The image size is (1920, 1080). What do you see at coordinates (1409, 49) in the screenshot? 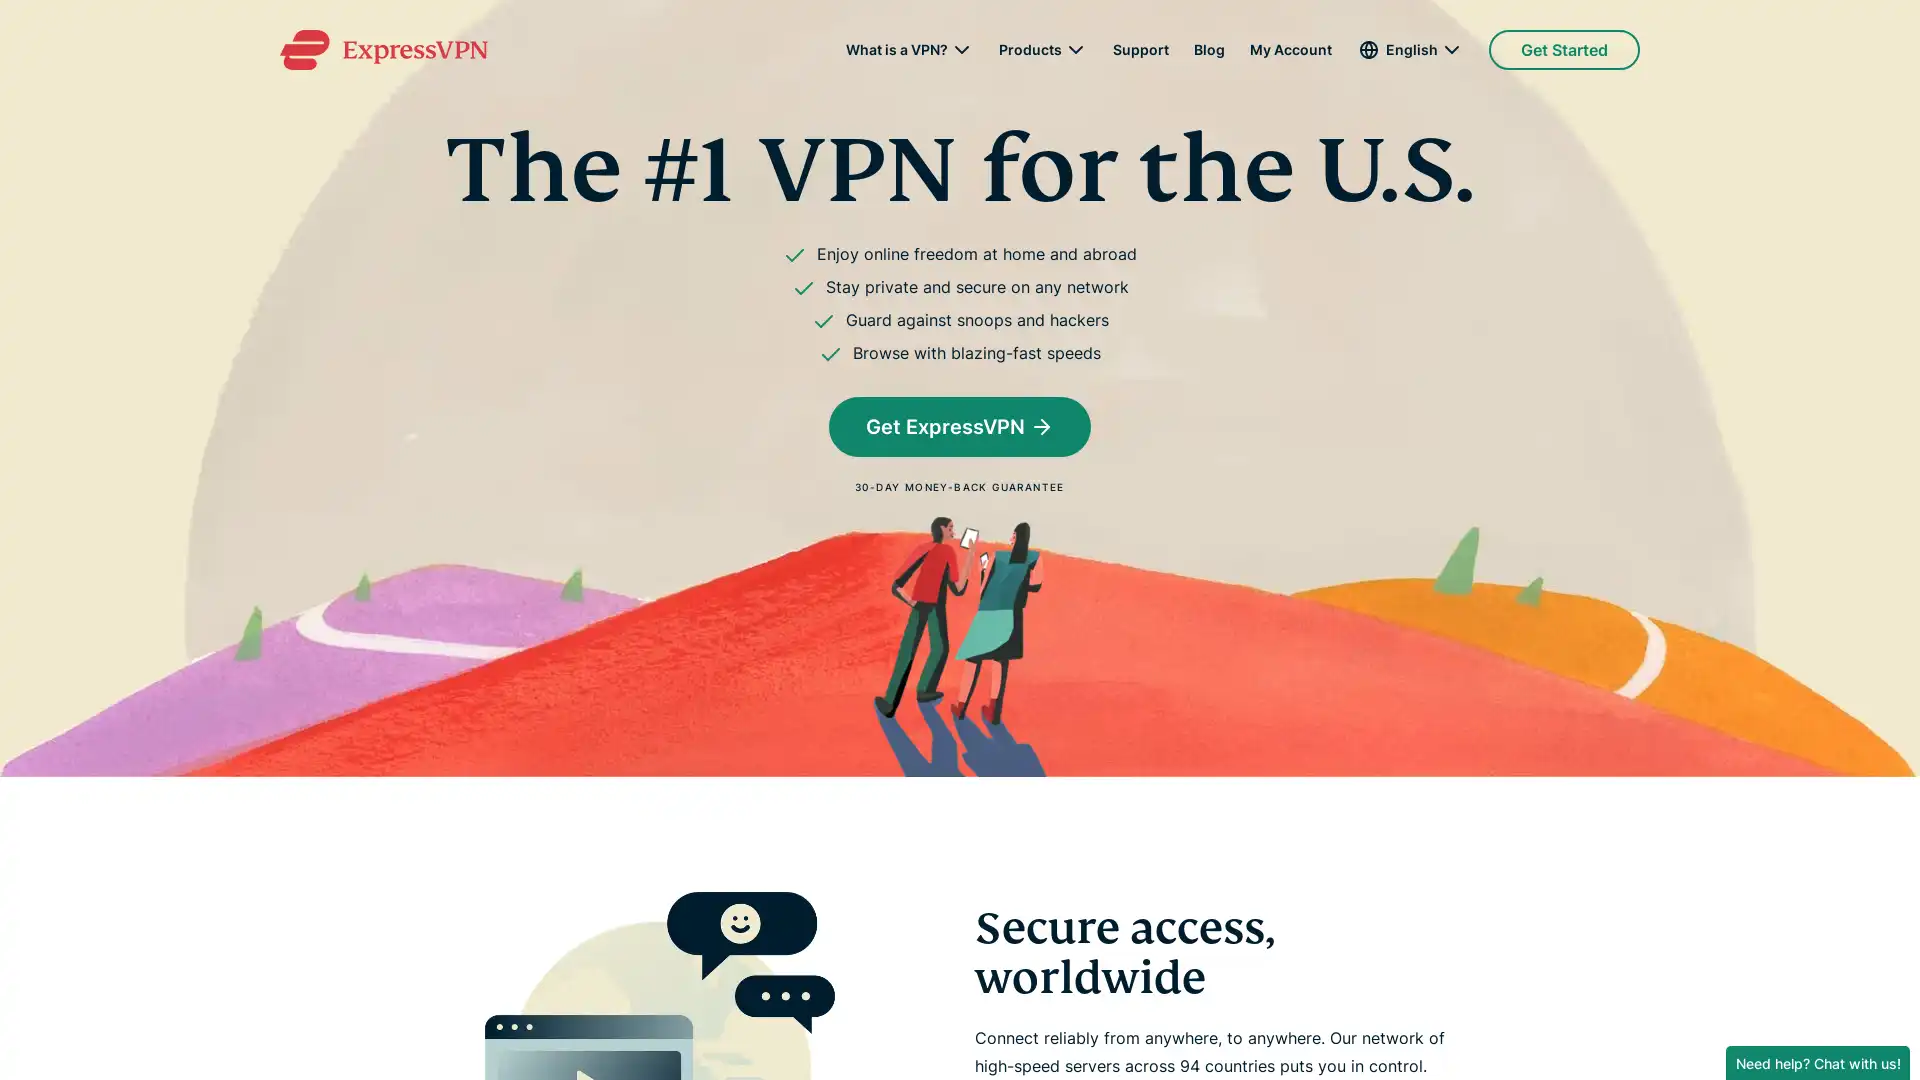
I see `Language` at bounding box center [1409, 49].